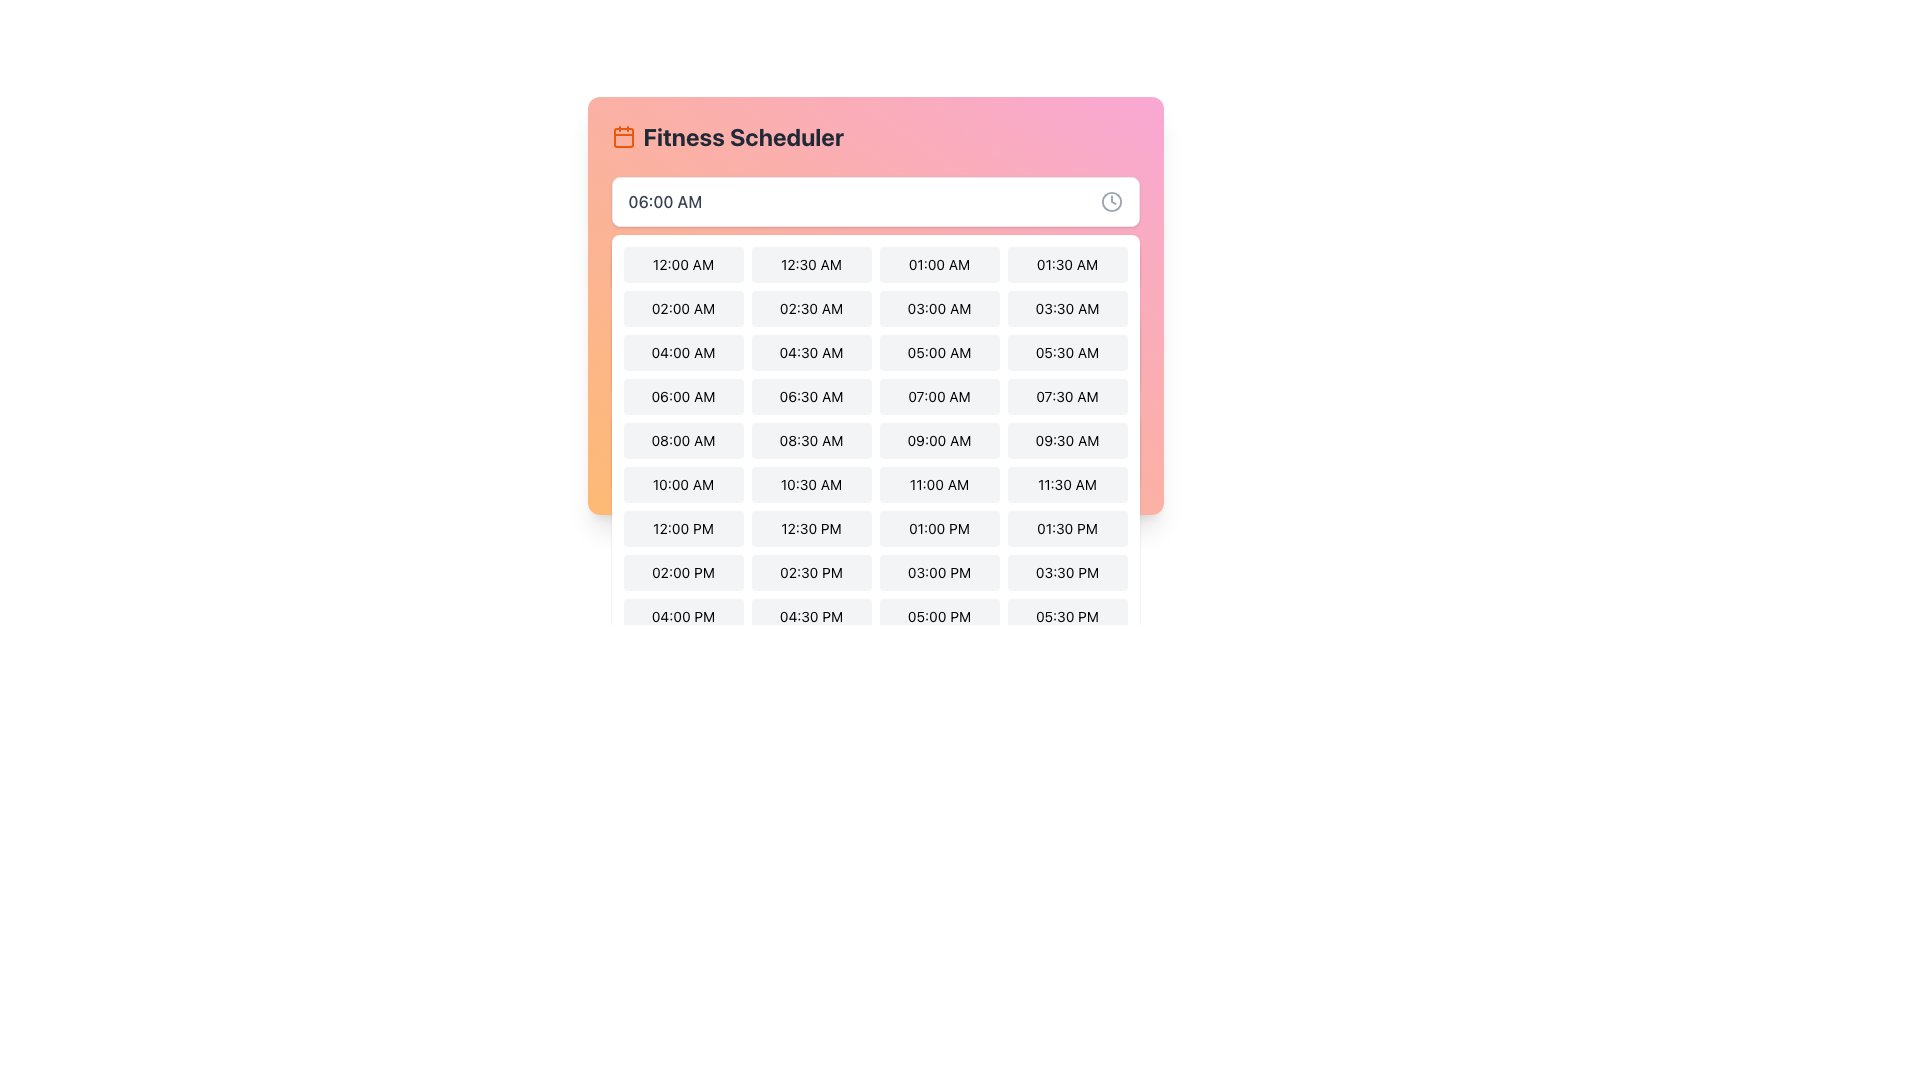 The height and width of the screenshot is (1080, 1920). What do you see at coordinates (938, 439) in the screenshot?
I see `the button` at bounding box center [938, 439].